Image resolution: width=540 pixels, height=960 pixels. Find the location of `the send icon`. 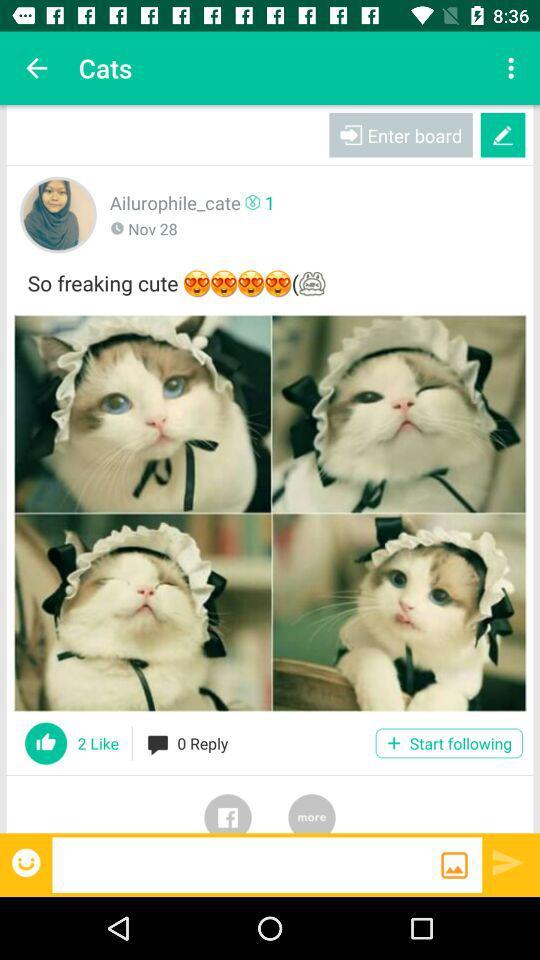

the send icon is located at coordinates (508, 861).